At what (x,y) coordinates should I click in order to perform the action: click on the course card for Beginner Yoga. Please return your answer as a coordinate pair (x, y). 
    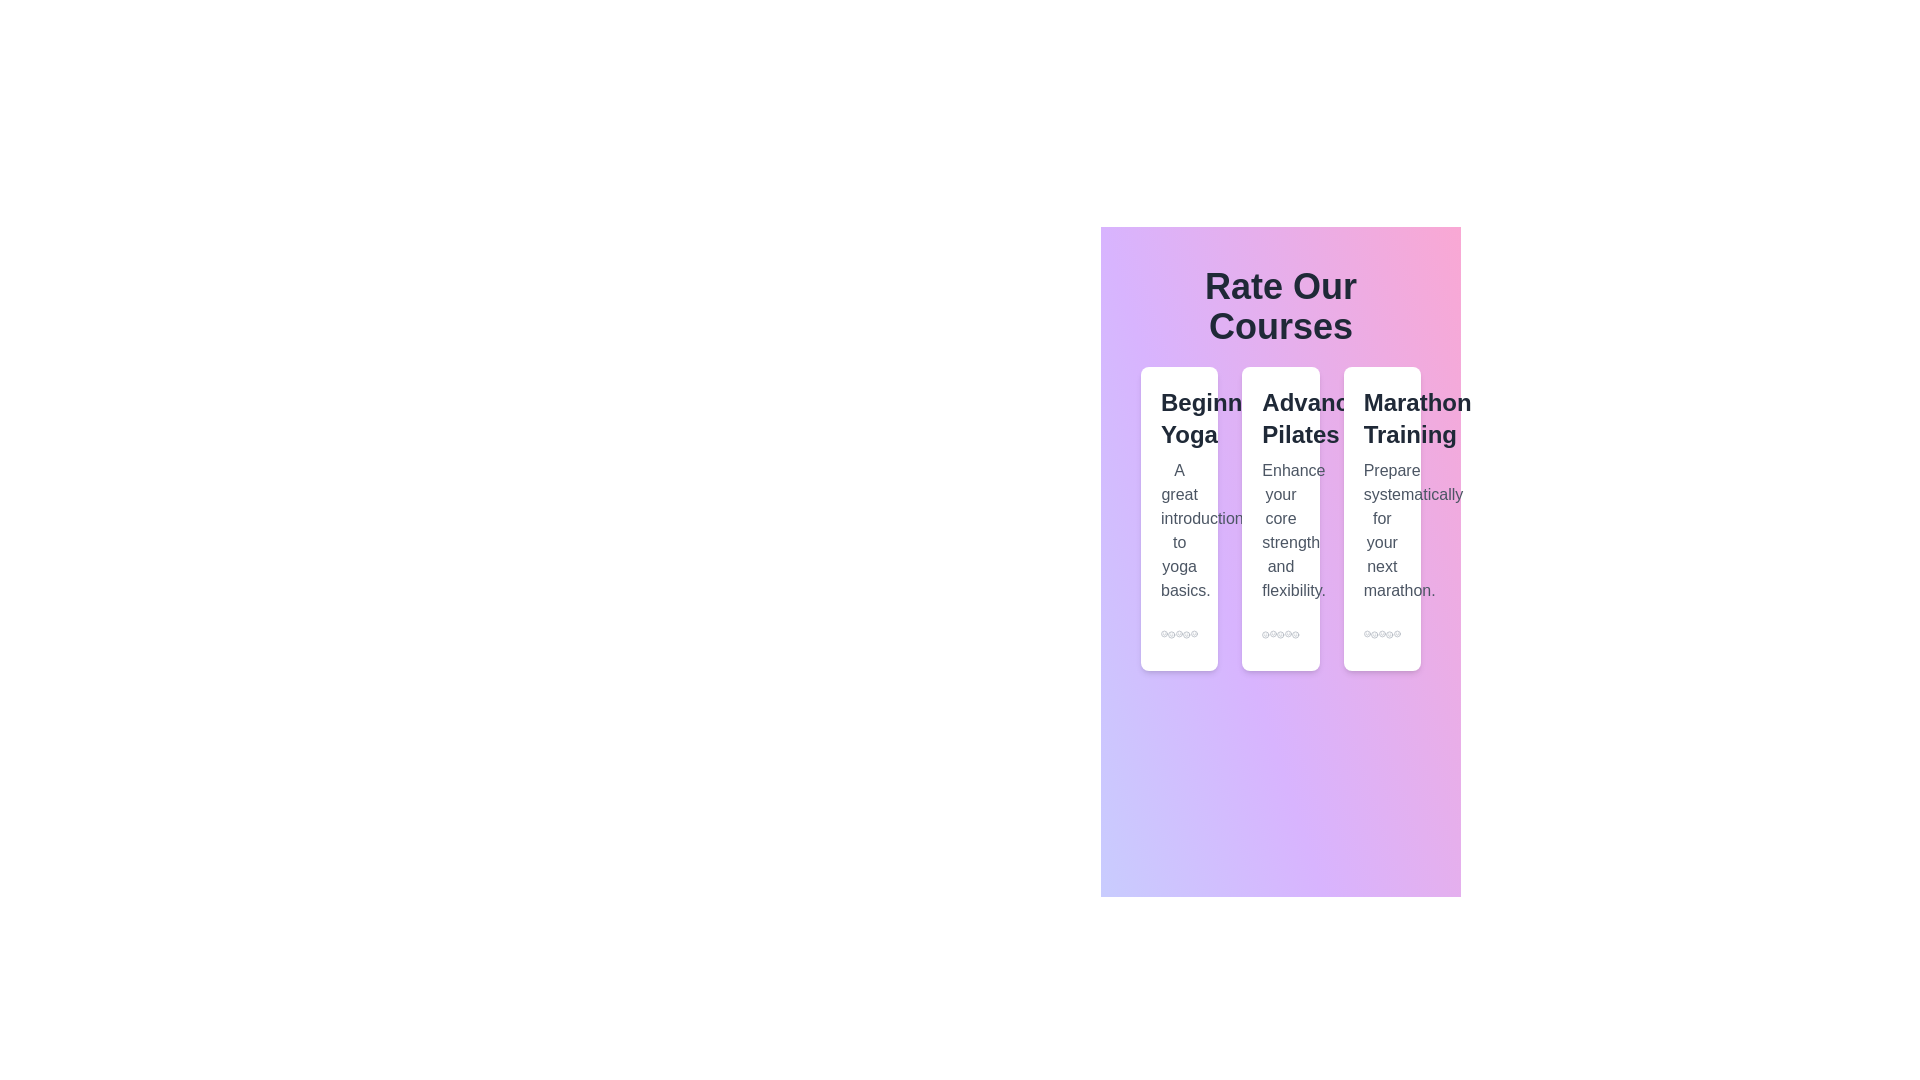
    Looking at the image, I should click on (1179, 518).